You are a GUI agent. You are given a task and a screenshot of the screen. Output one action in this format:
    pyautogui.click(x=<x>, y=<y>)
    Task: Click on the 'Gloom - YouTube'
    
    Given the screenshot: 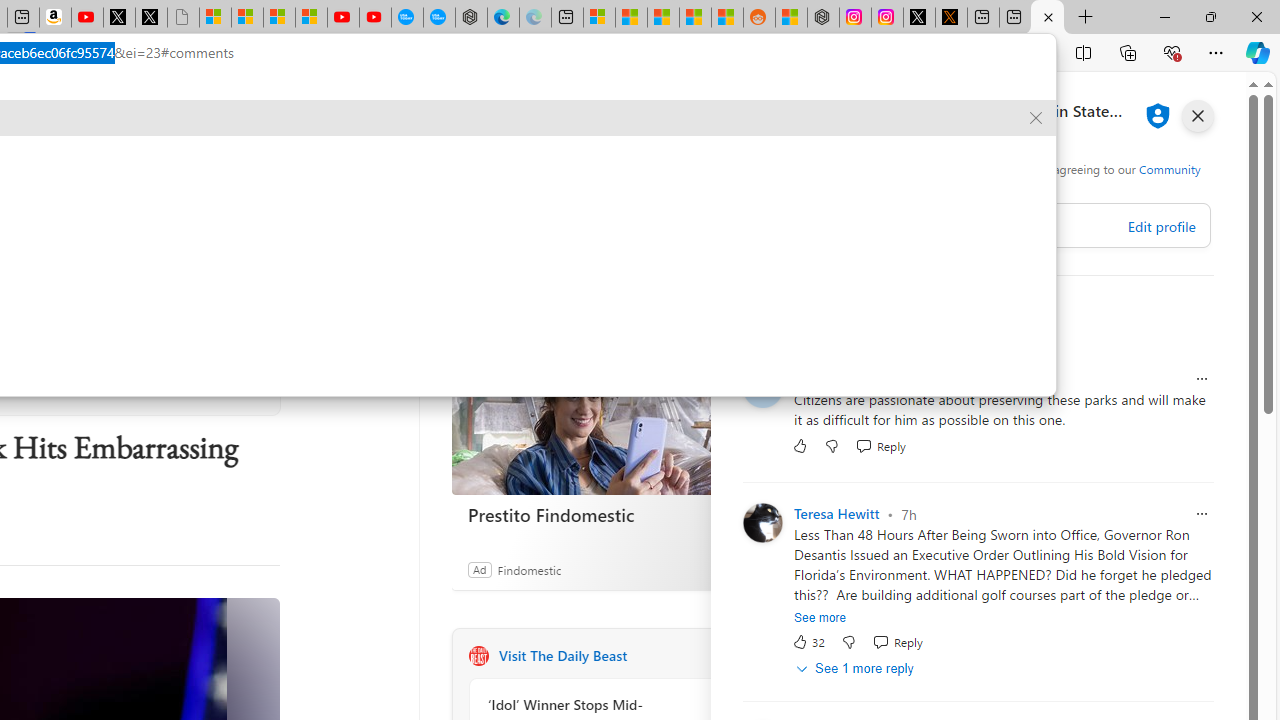 What is the action you would take?
    pyautogui.click(x=343, y=17)
    